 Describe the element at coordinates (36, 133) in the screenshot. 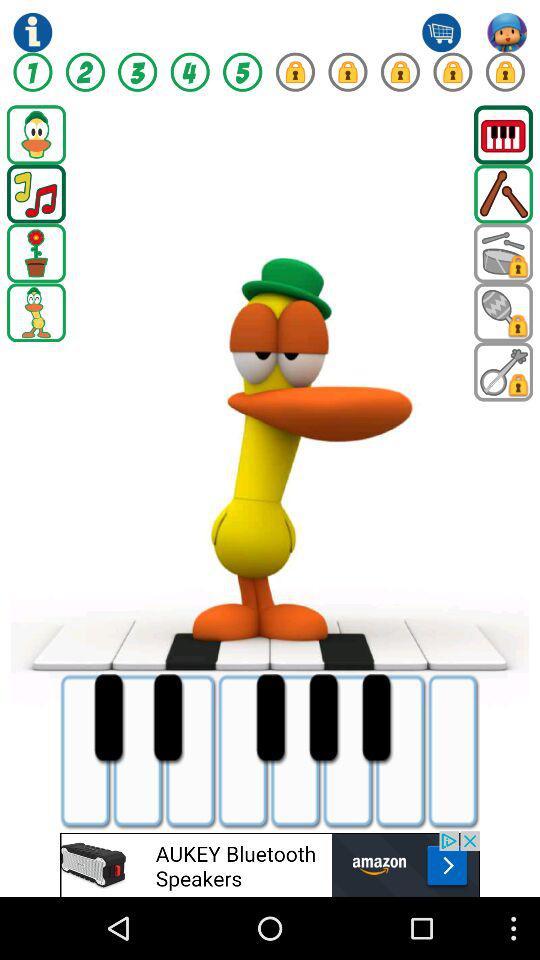

I see `game option` at that location.